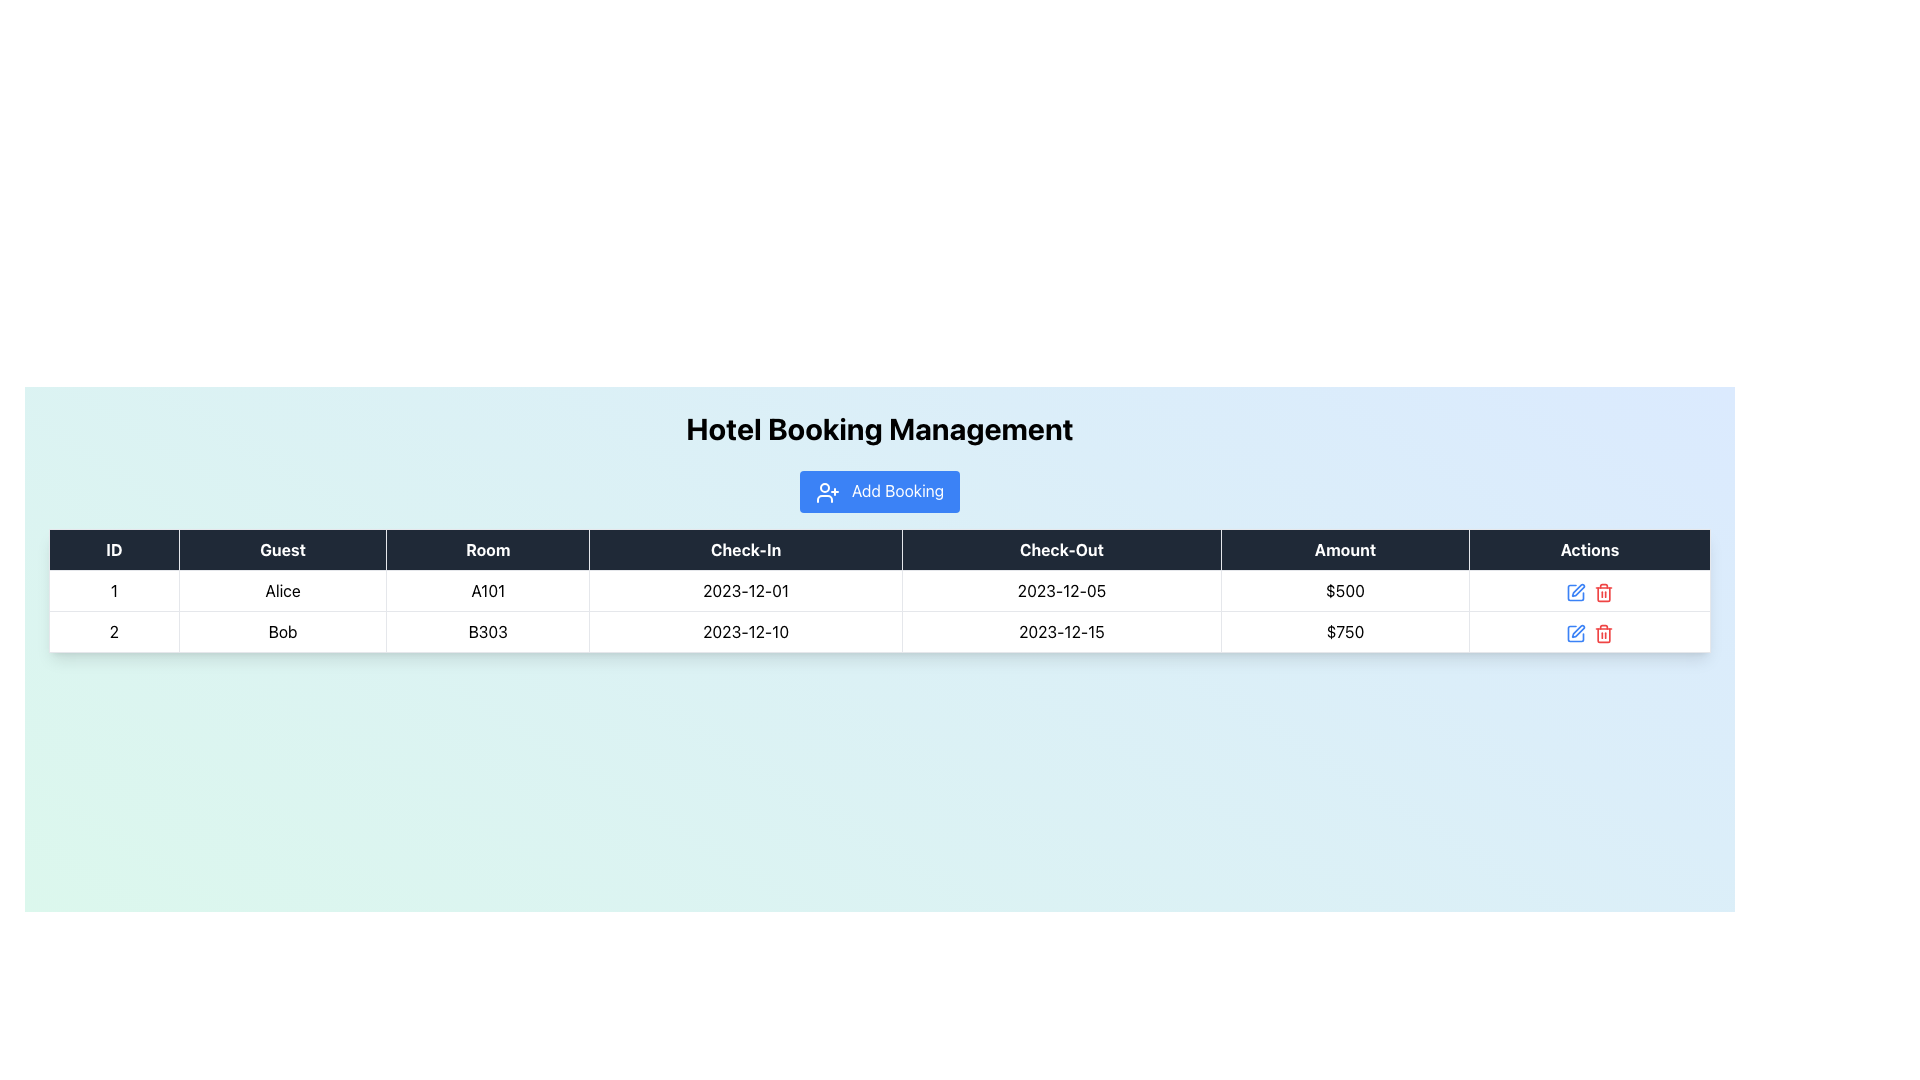 Image resolution: width=1920 pixels, height=1080 pixels. Describe the element at coordinates (745, 589) in the screenshot. I see `the table cell displaying the check-in date for a specific booking, located in the fourth column of the first data row under the 'Check-In' header` at that location.